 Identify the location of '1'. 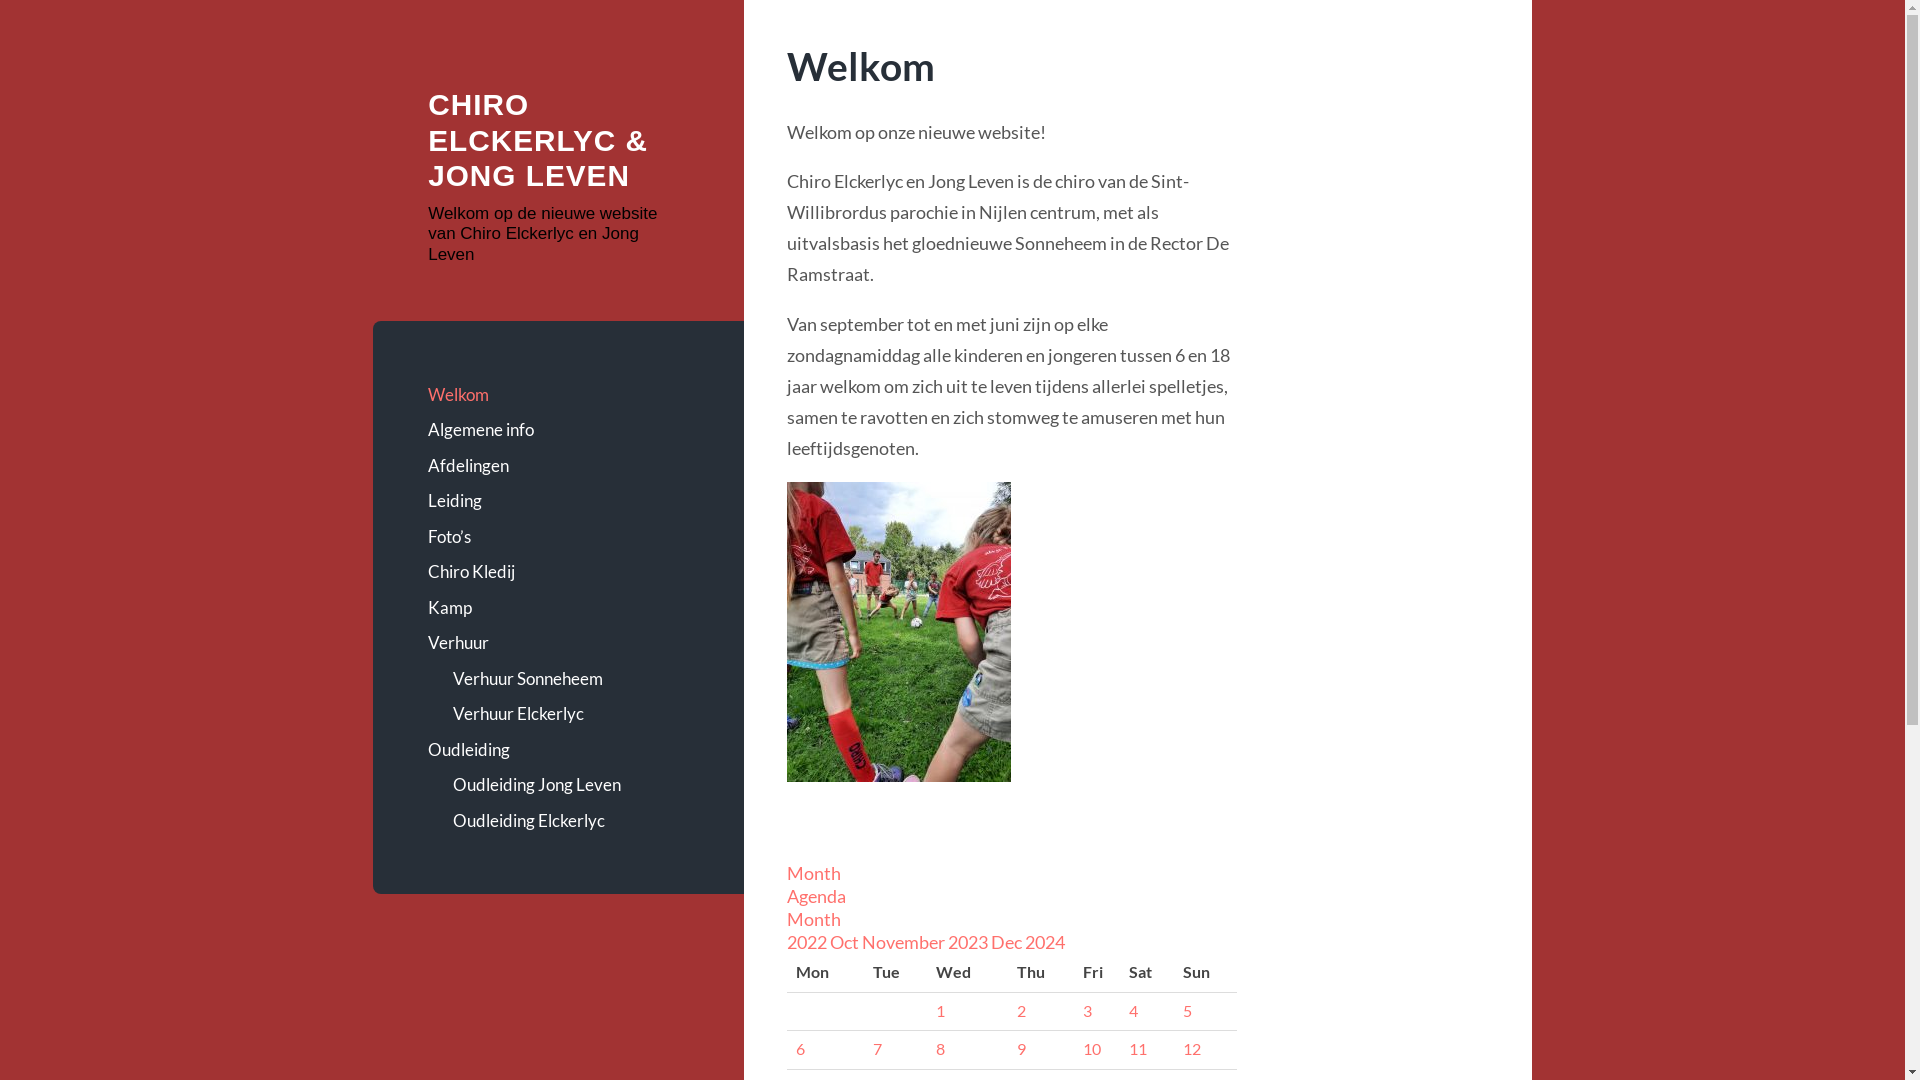
(939, 1010).